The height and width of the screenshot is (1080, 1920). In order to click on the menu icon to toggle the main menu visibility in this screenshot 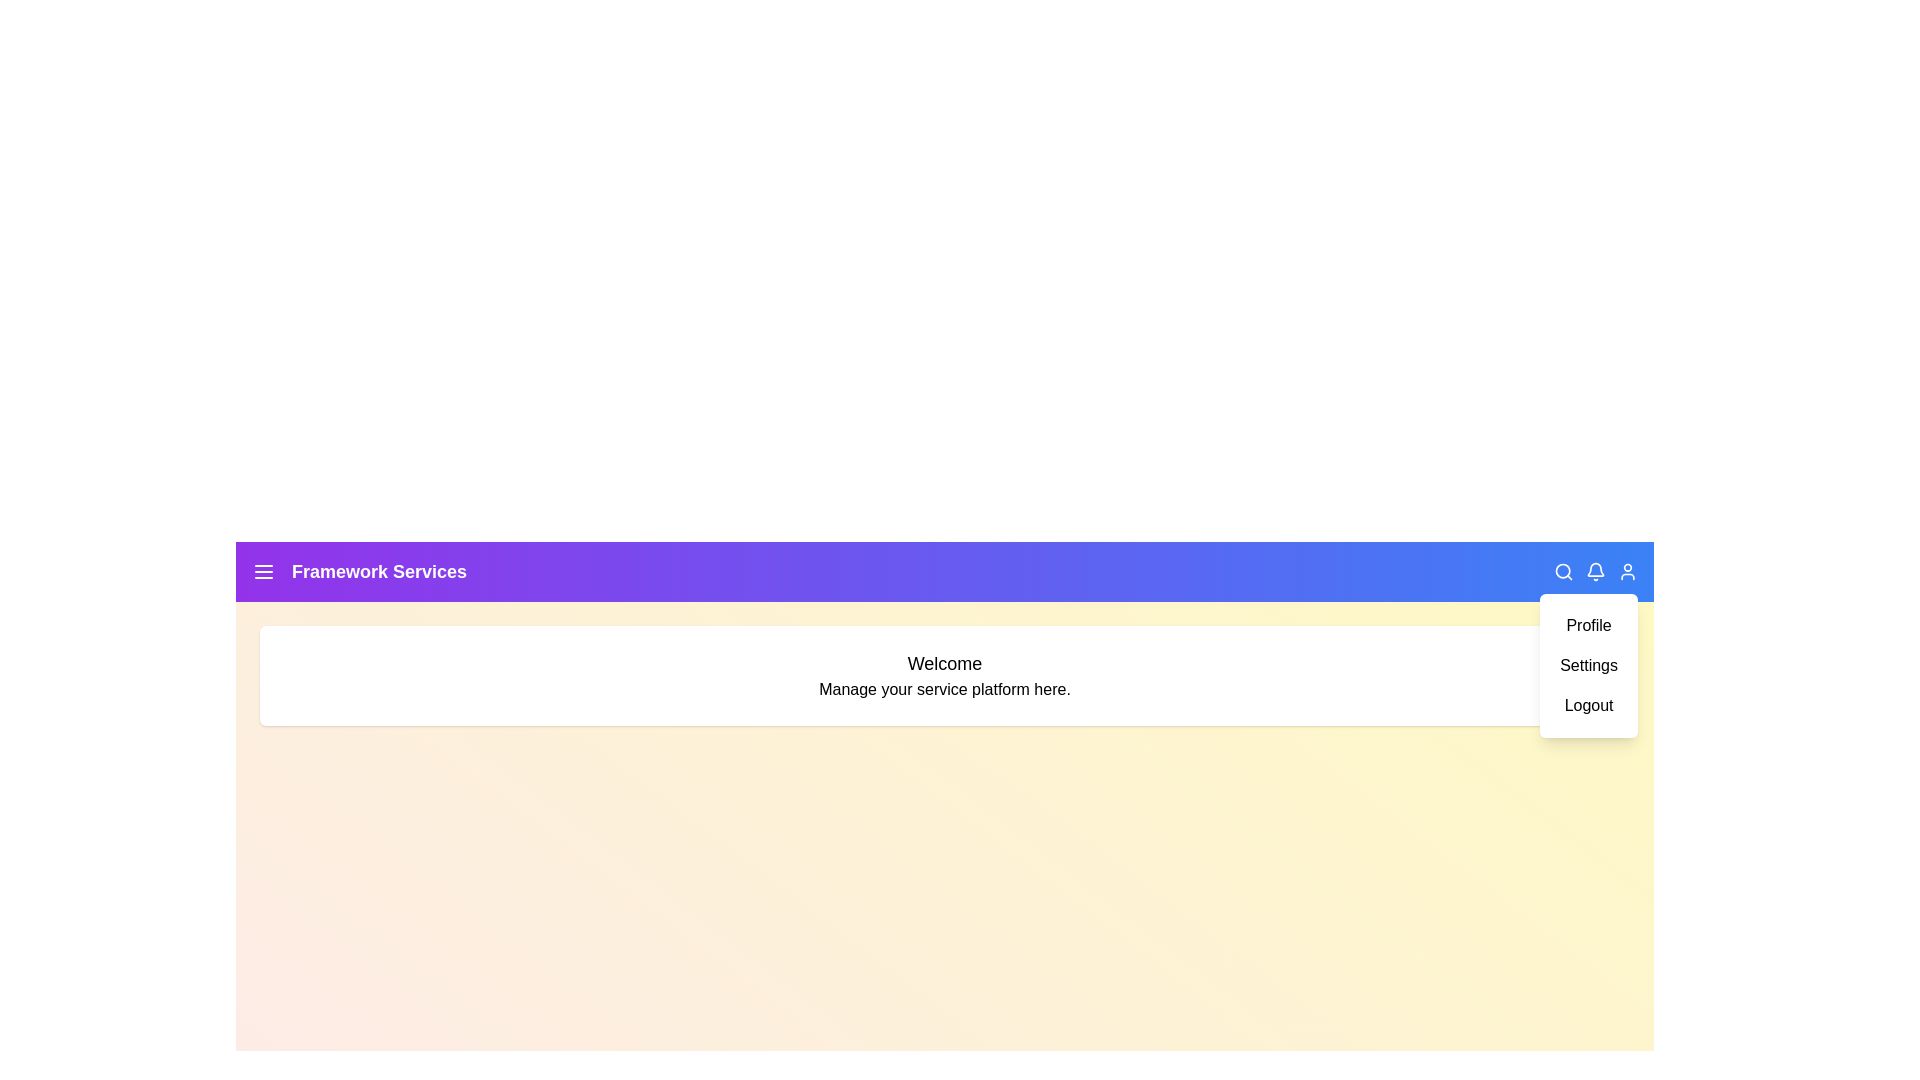, I will do `click(263, 571)`.